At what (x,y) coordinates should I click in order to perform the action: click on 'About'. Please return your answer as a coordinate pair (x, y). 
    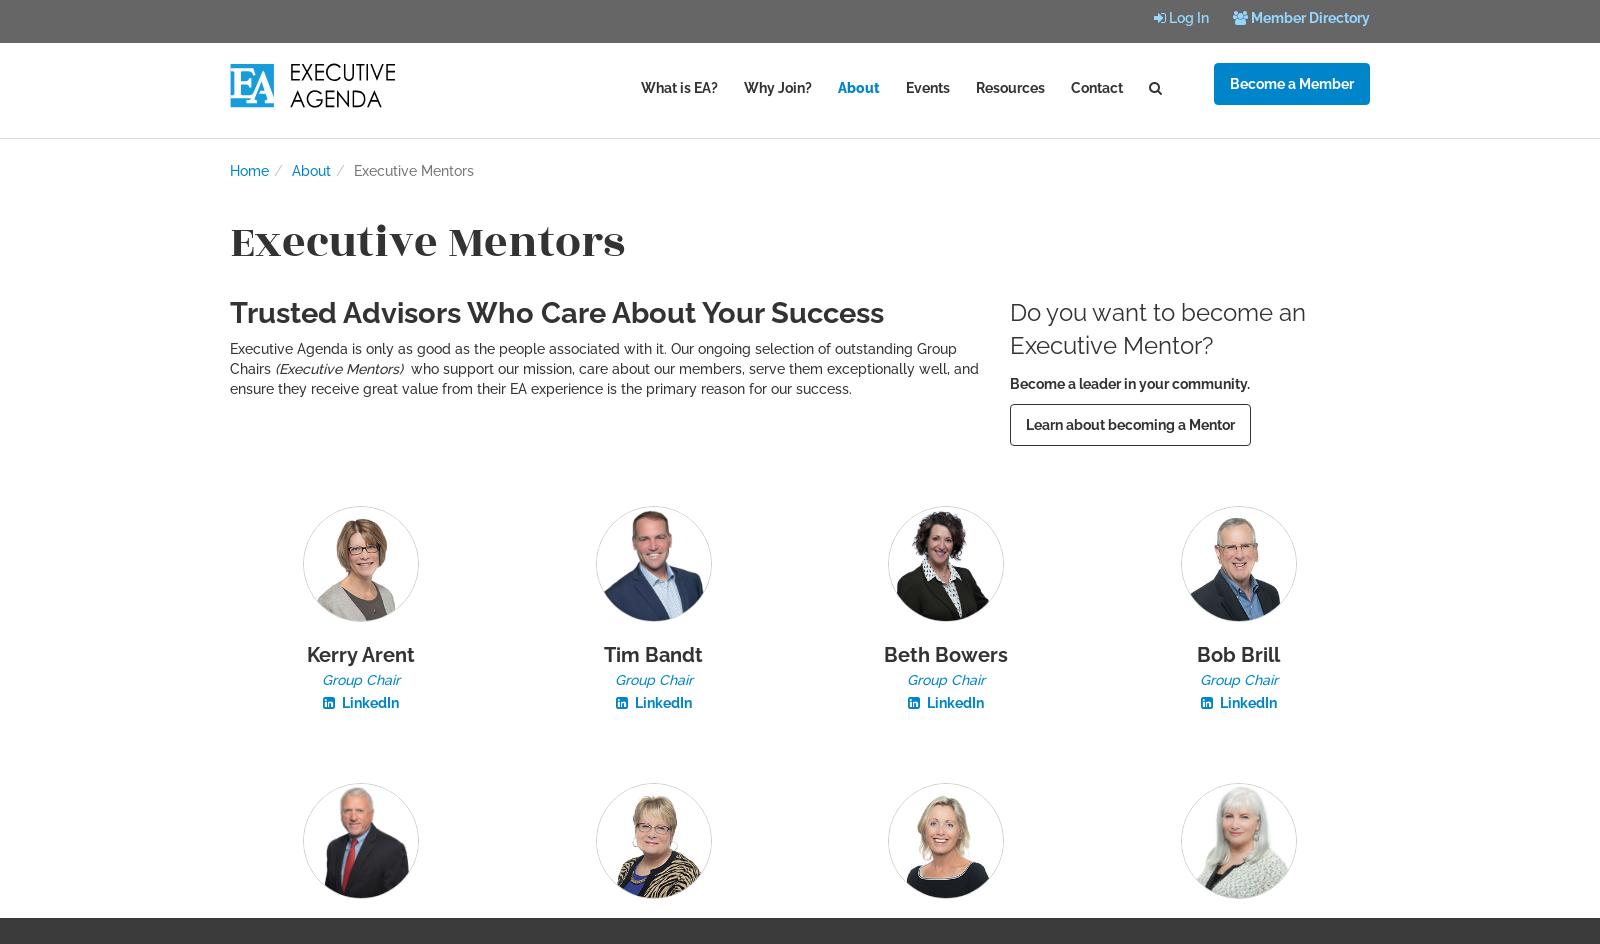
    Looking at the image, I should click on (311, 170).